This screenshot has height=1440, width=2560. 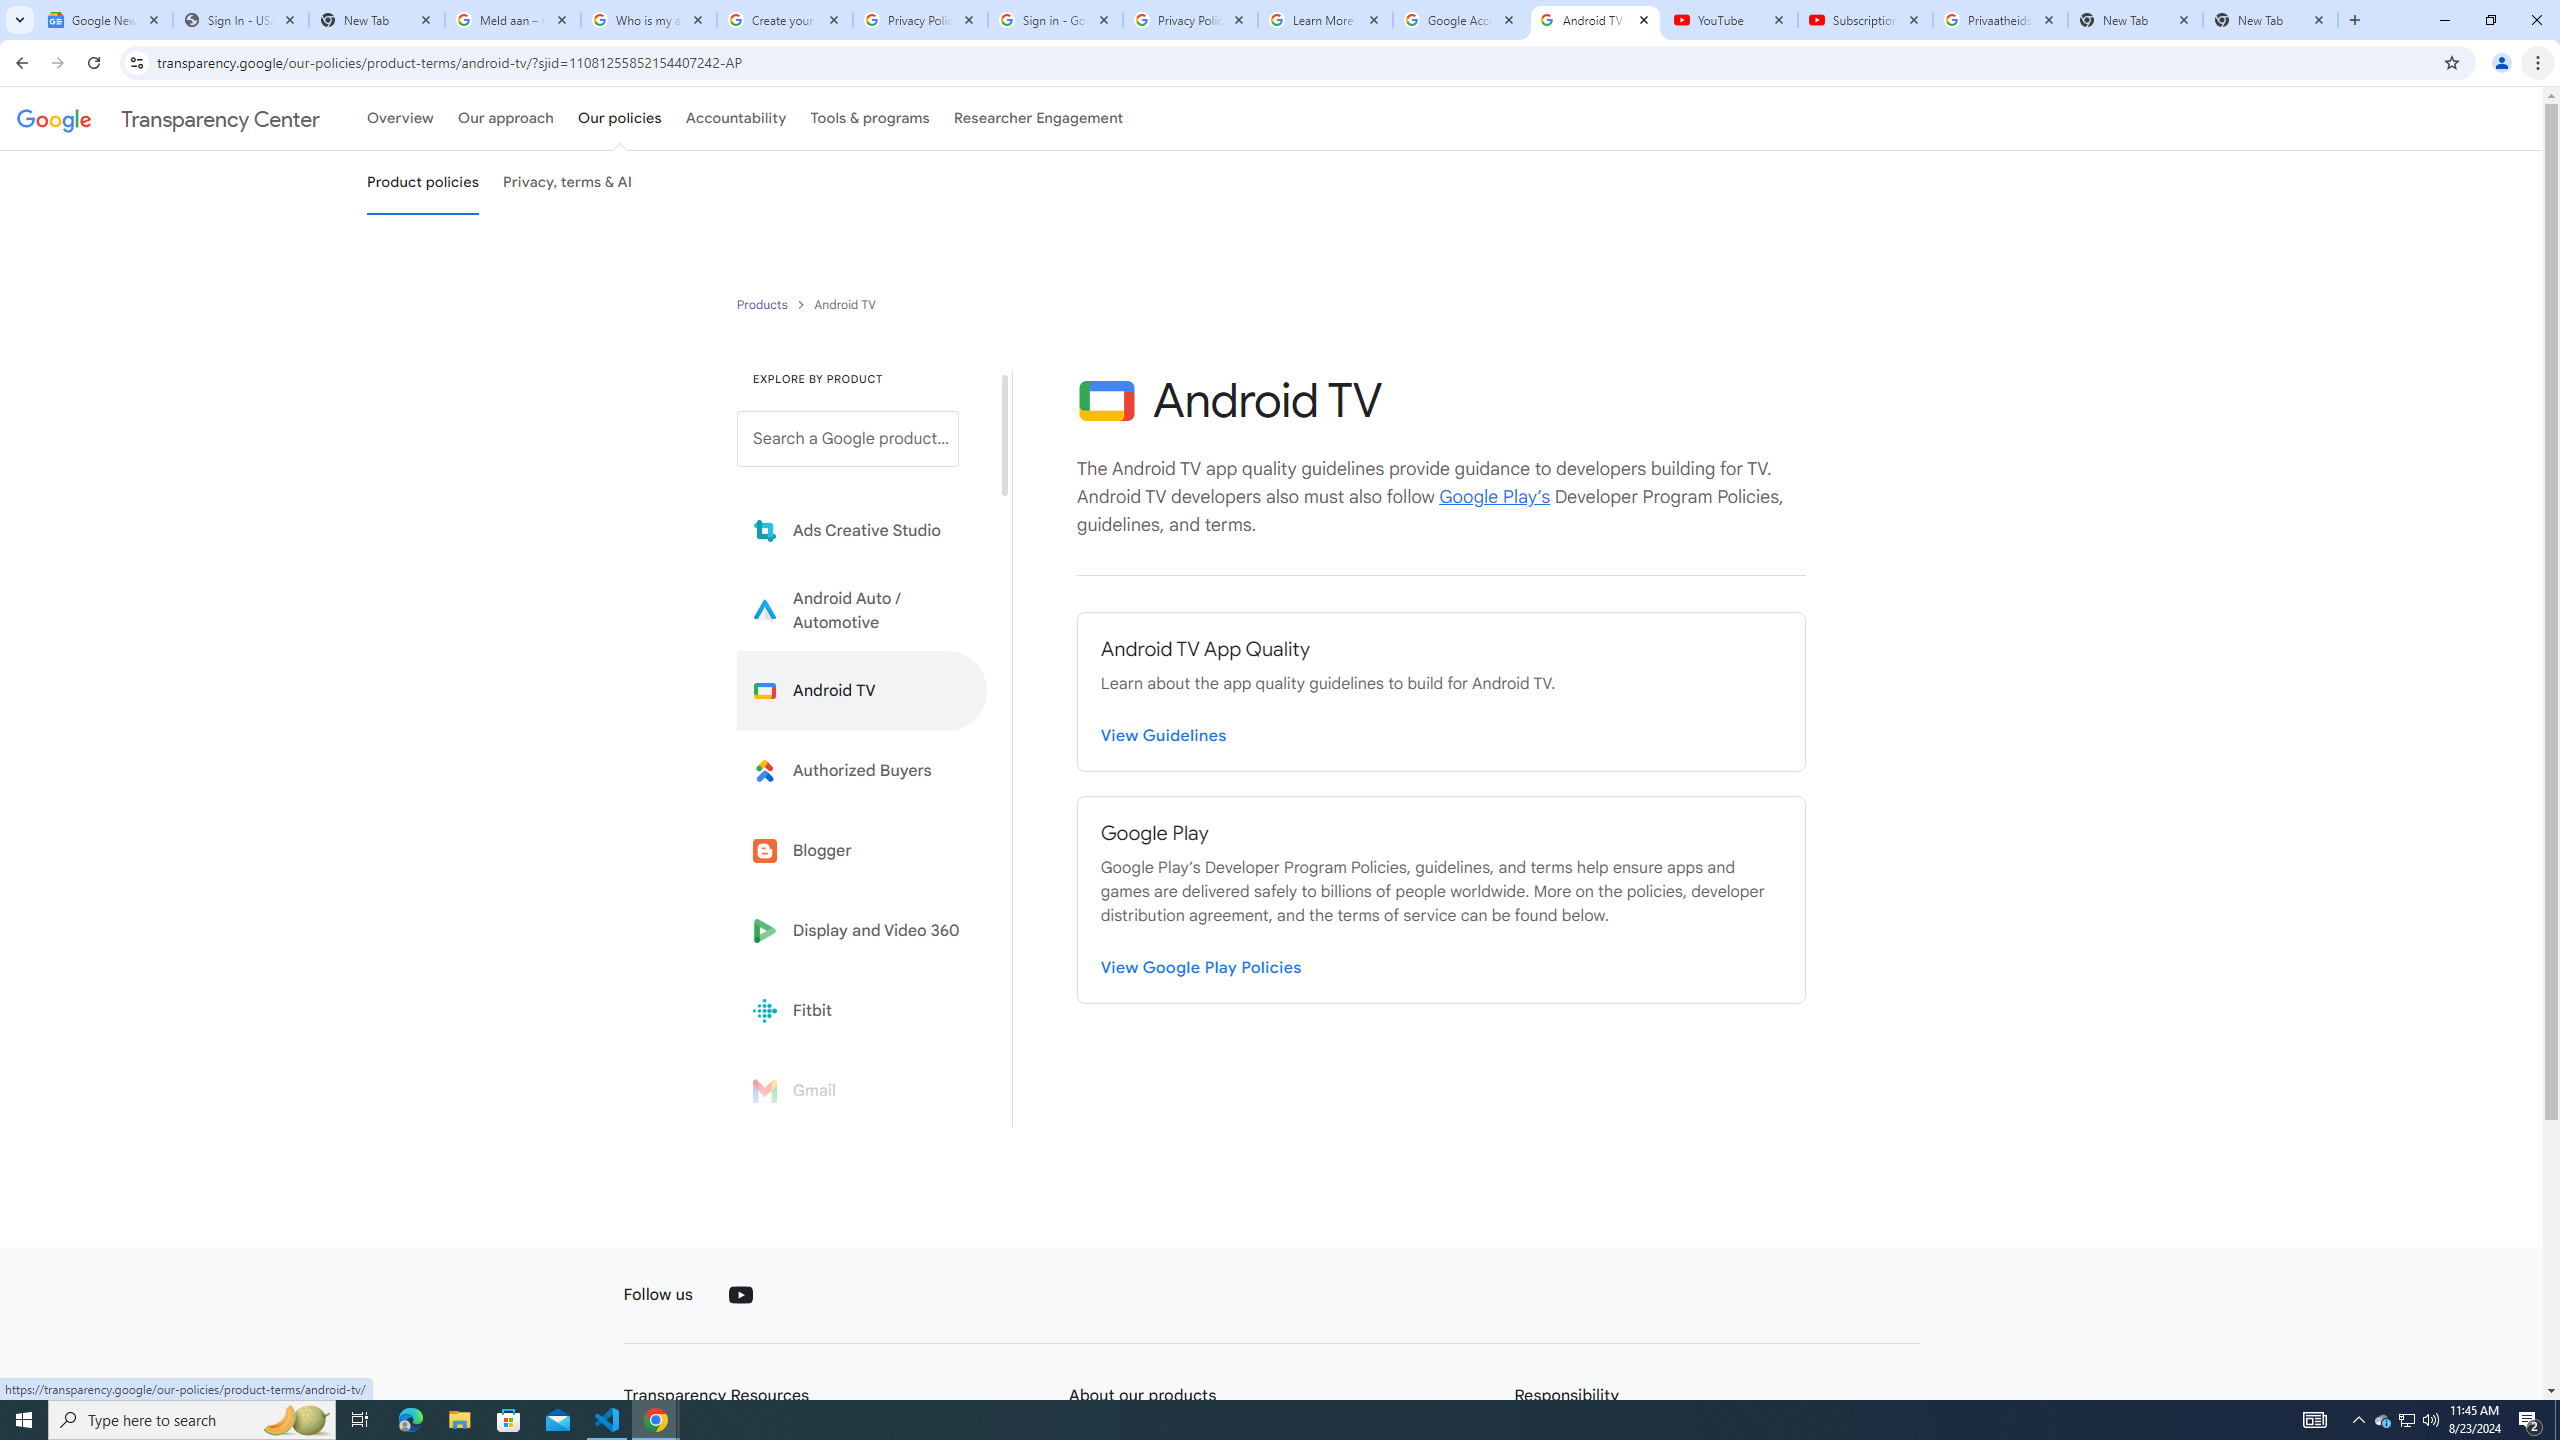 What do you see at coordinates (103, 19) in the screenshot?
I see `'Google News'` at bounding box center [103, 19].